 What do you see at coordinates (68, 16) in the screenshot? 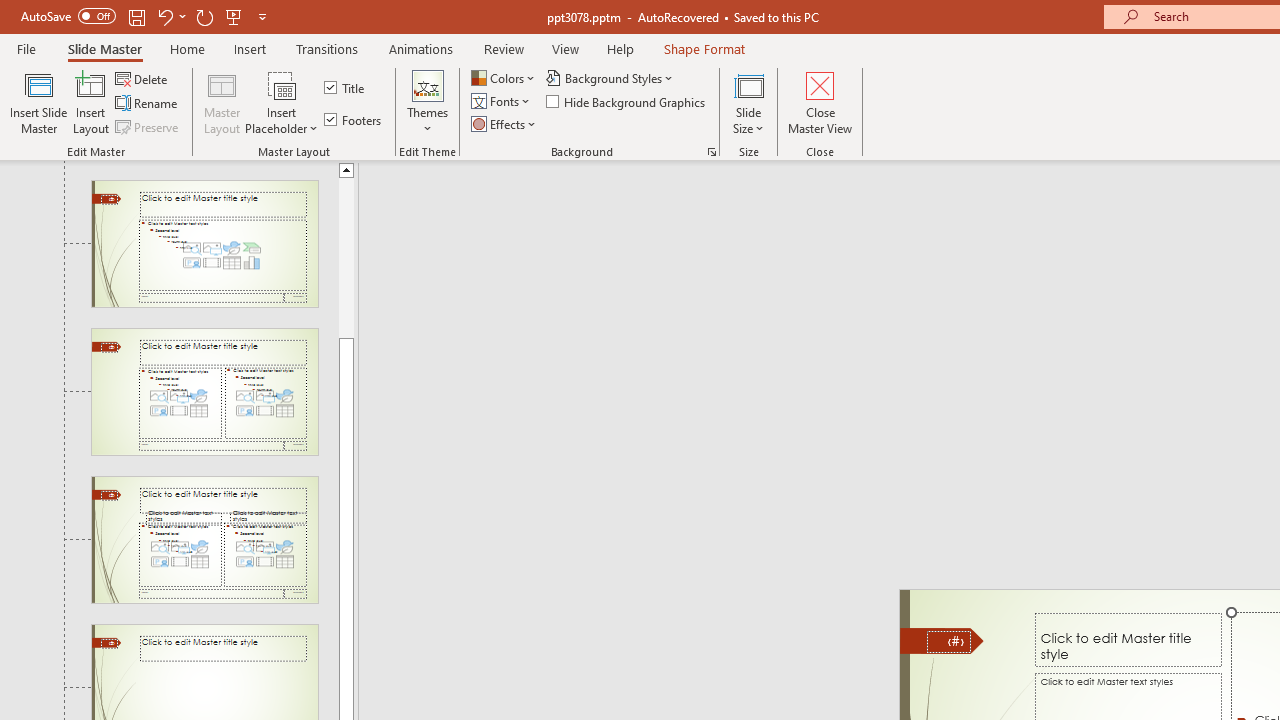
I see `'AutoSave'` at bounding box center [68, 16].